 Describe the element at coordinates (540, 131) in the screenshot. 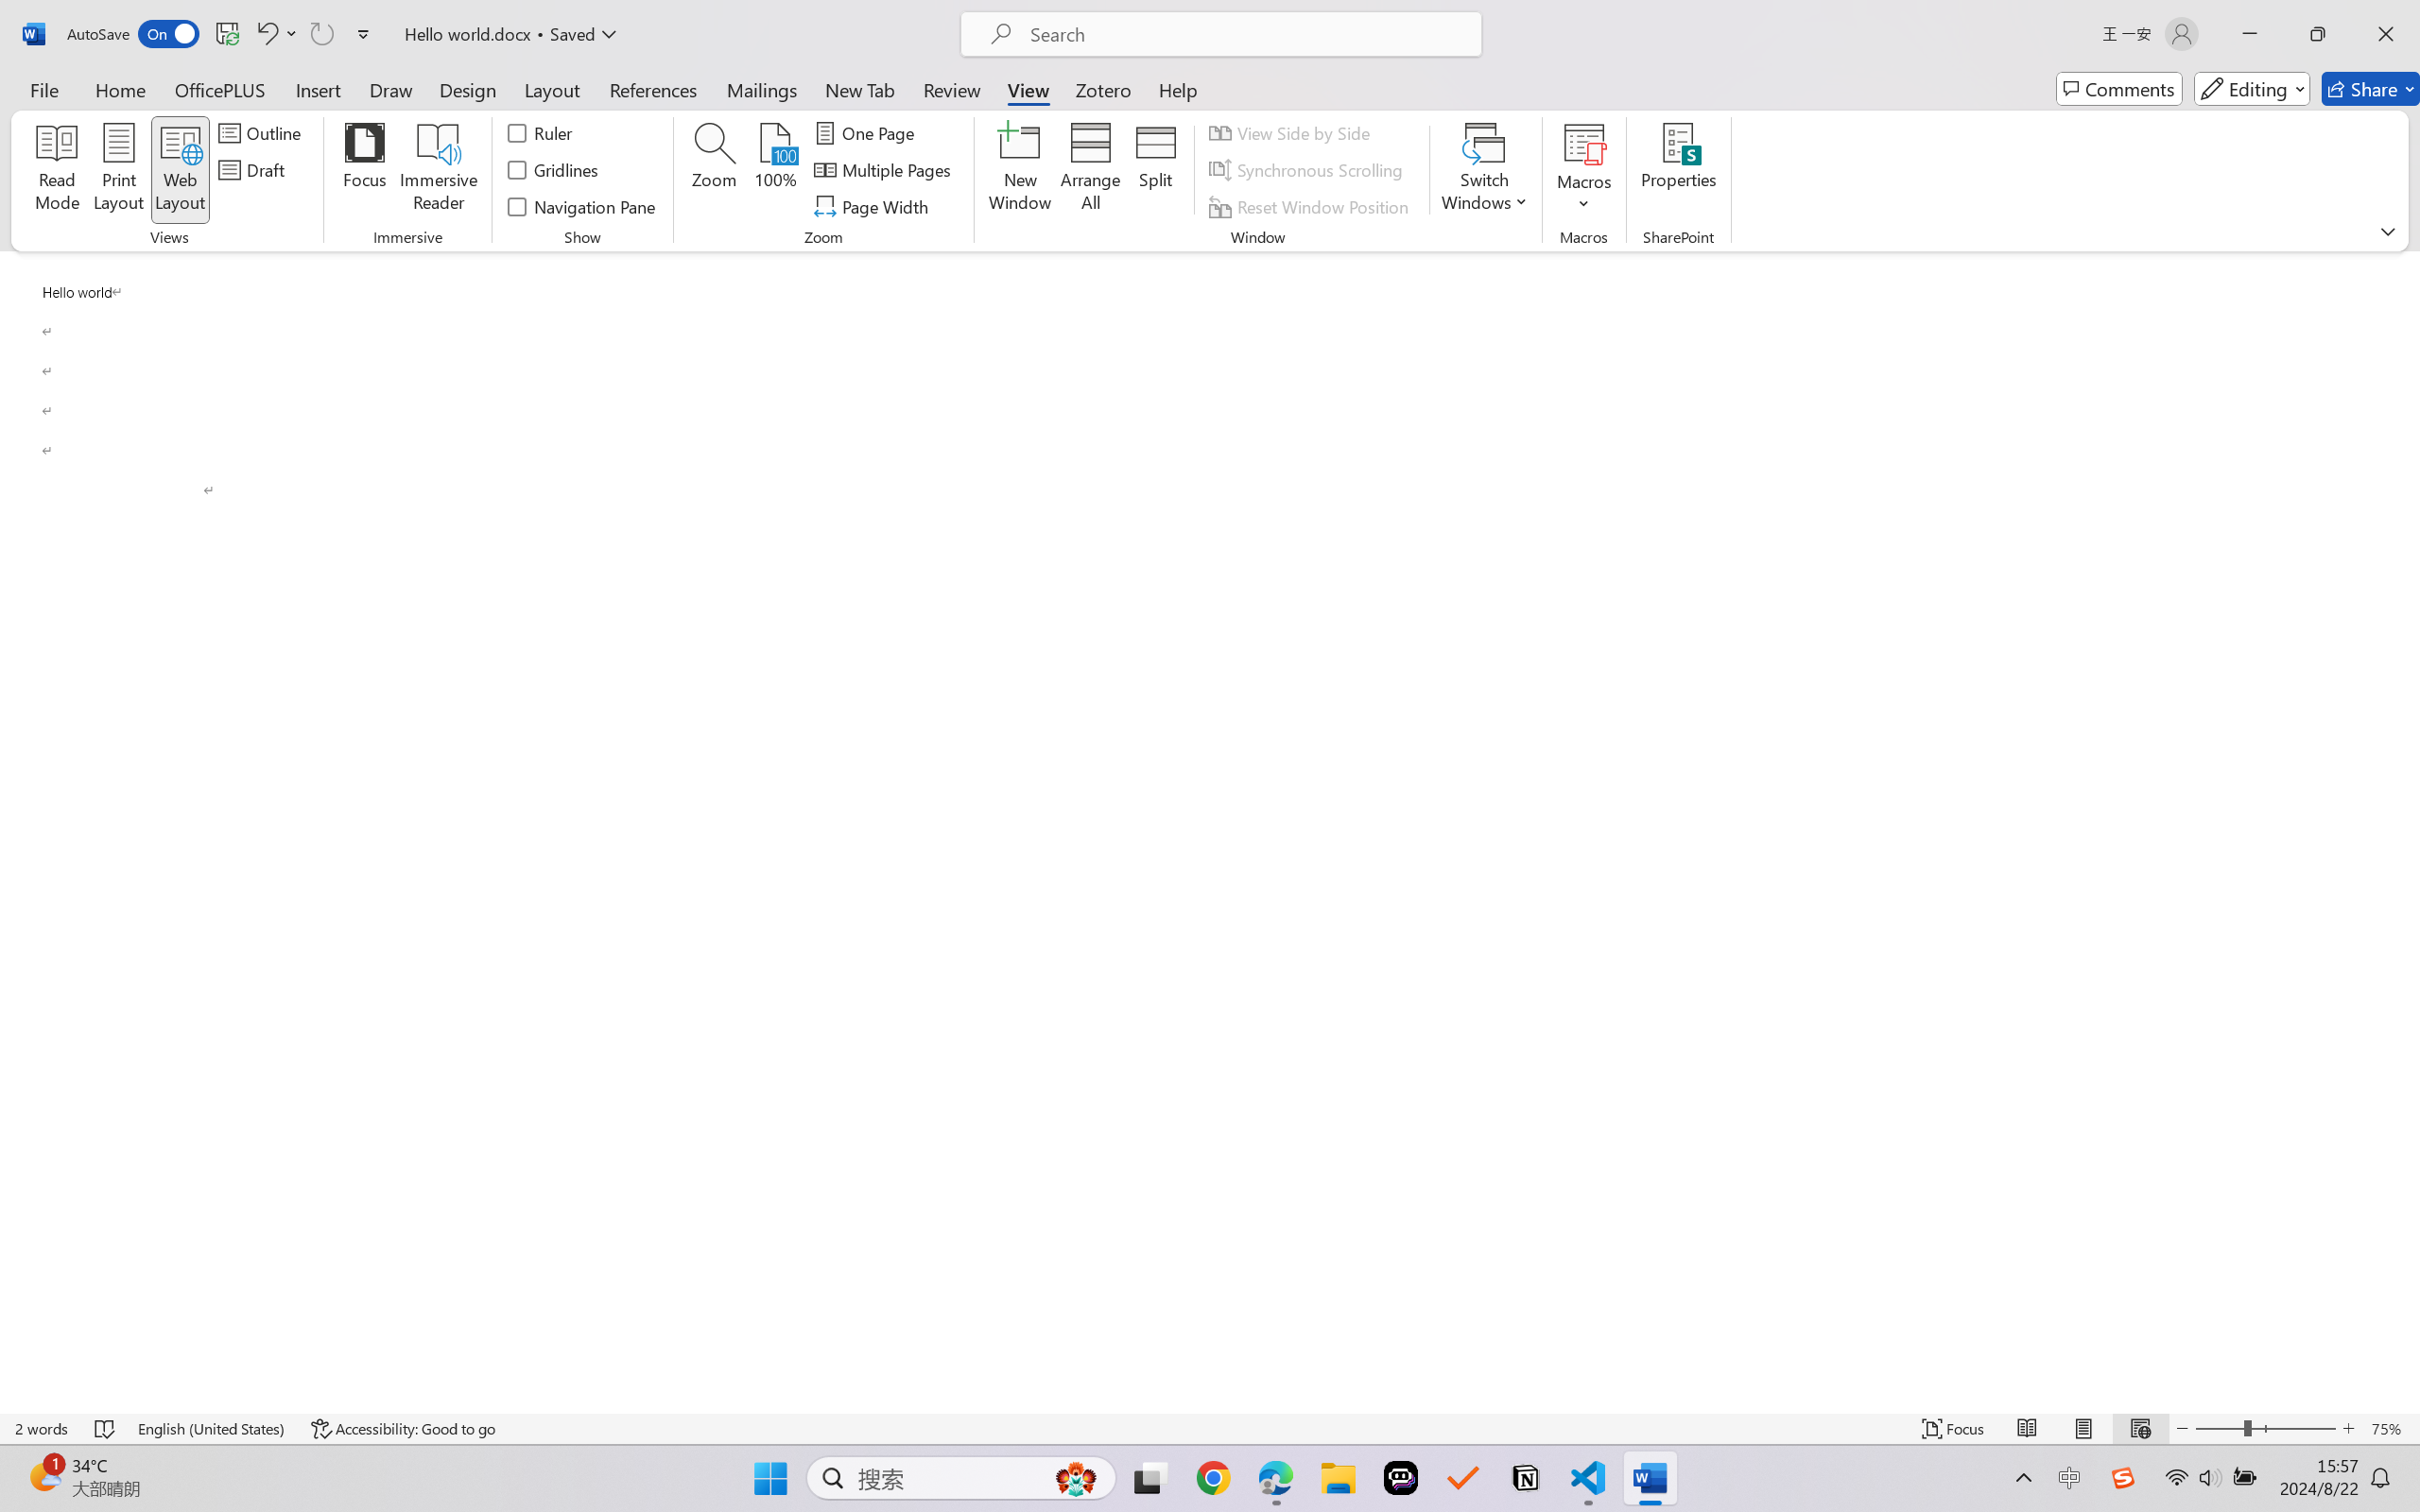

I see `'Ruler'` at that location.